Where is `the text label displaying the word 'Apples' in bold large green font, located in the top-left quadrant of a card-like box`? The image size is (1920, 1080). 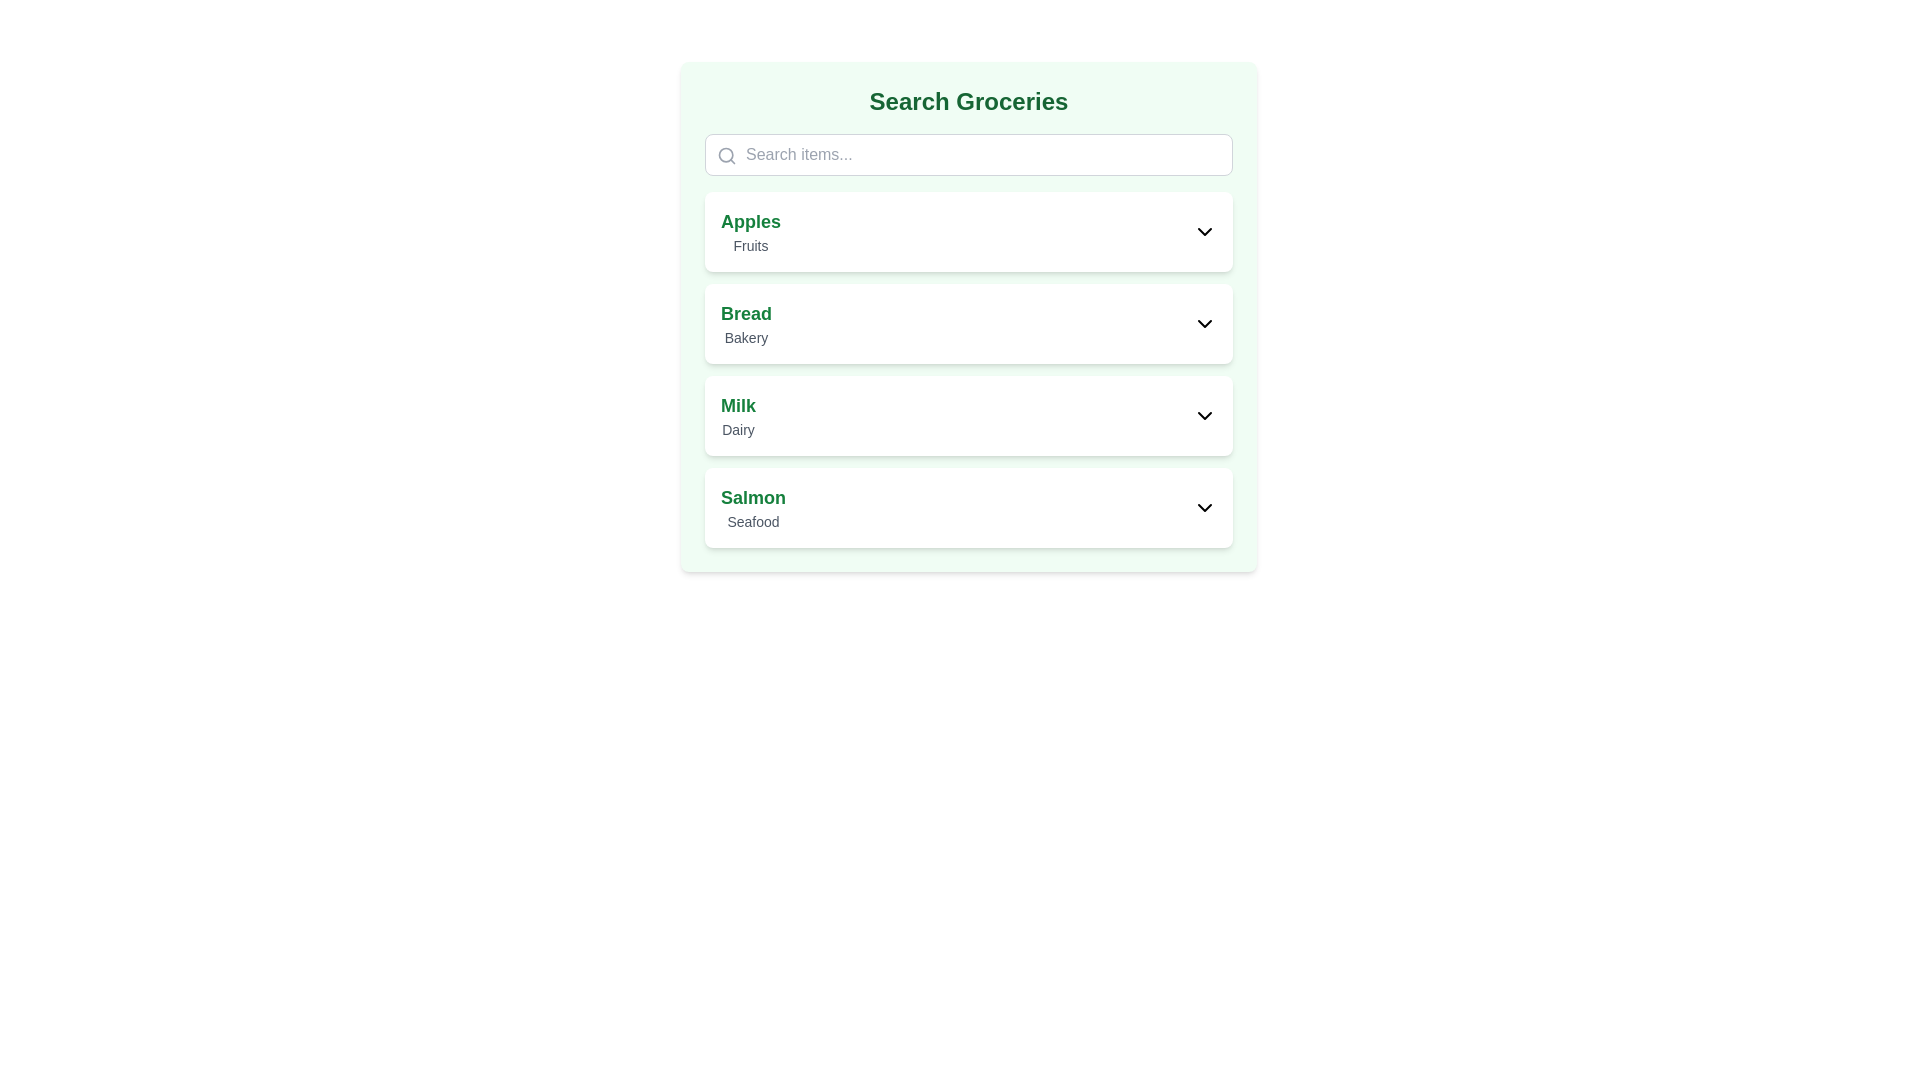 the text label displaying the word 'Apples' in bold large green font, located in the top-left quadrant of a card-like box is located at coordinates (750, 222).